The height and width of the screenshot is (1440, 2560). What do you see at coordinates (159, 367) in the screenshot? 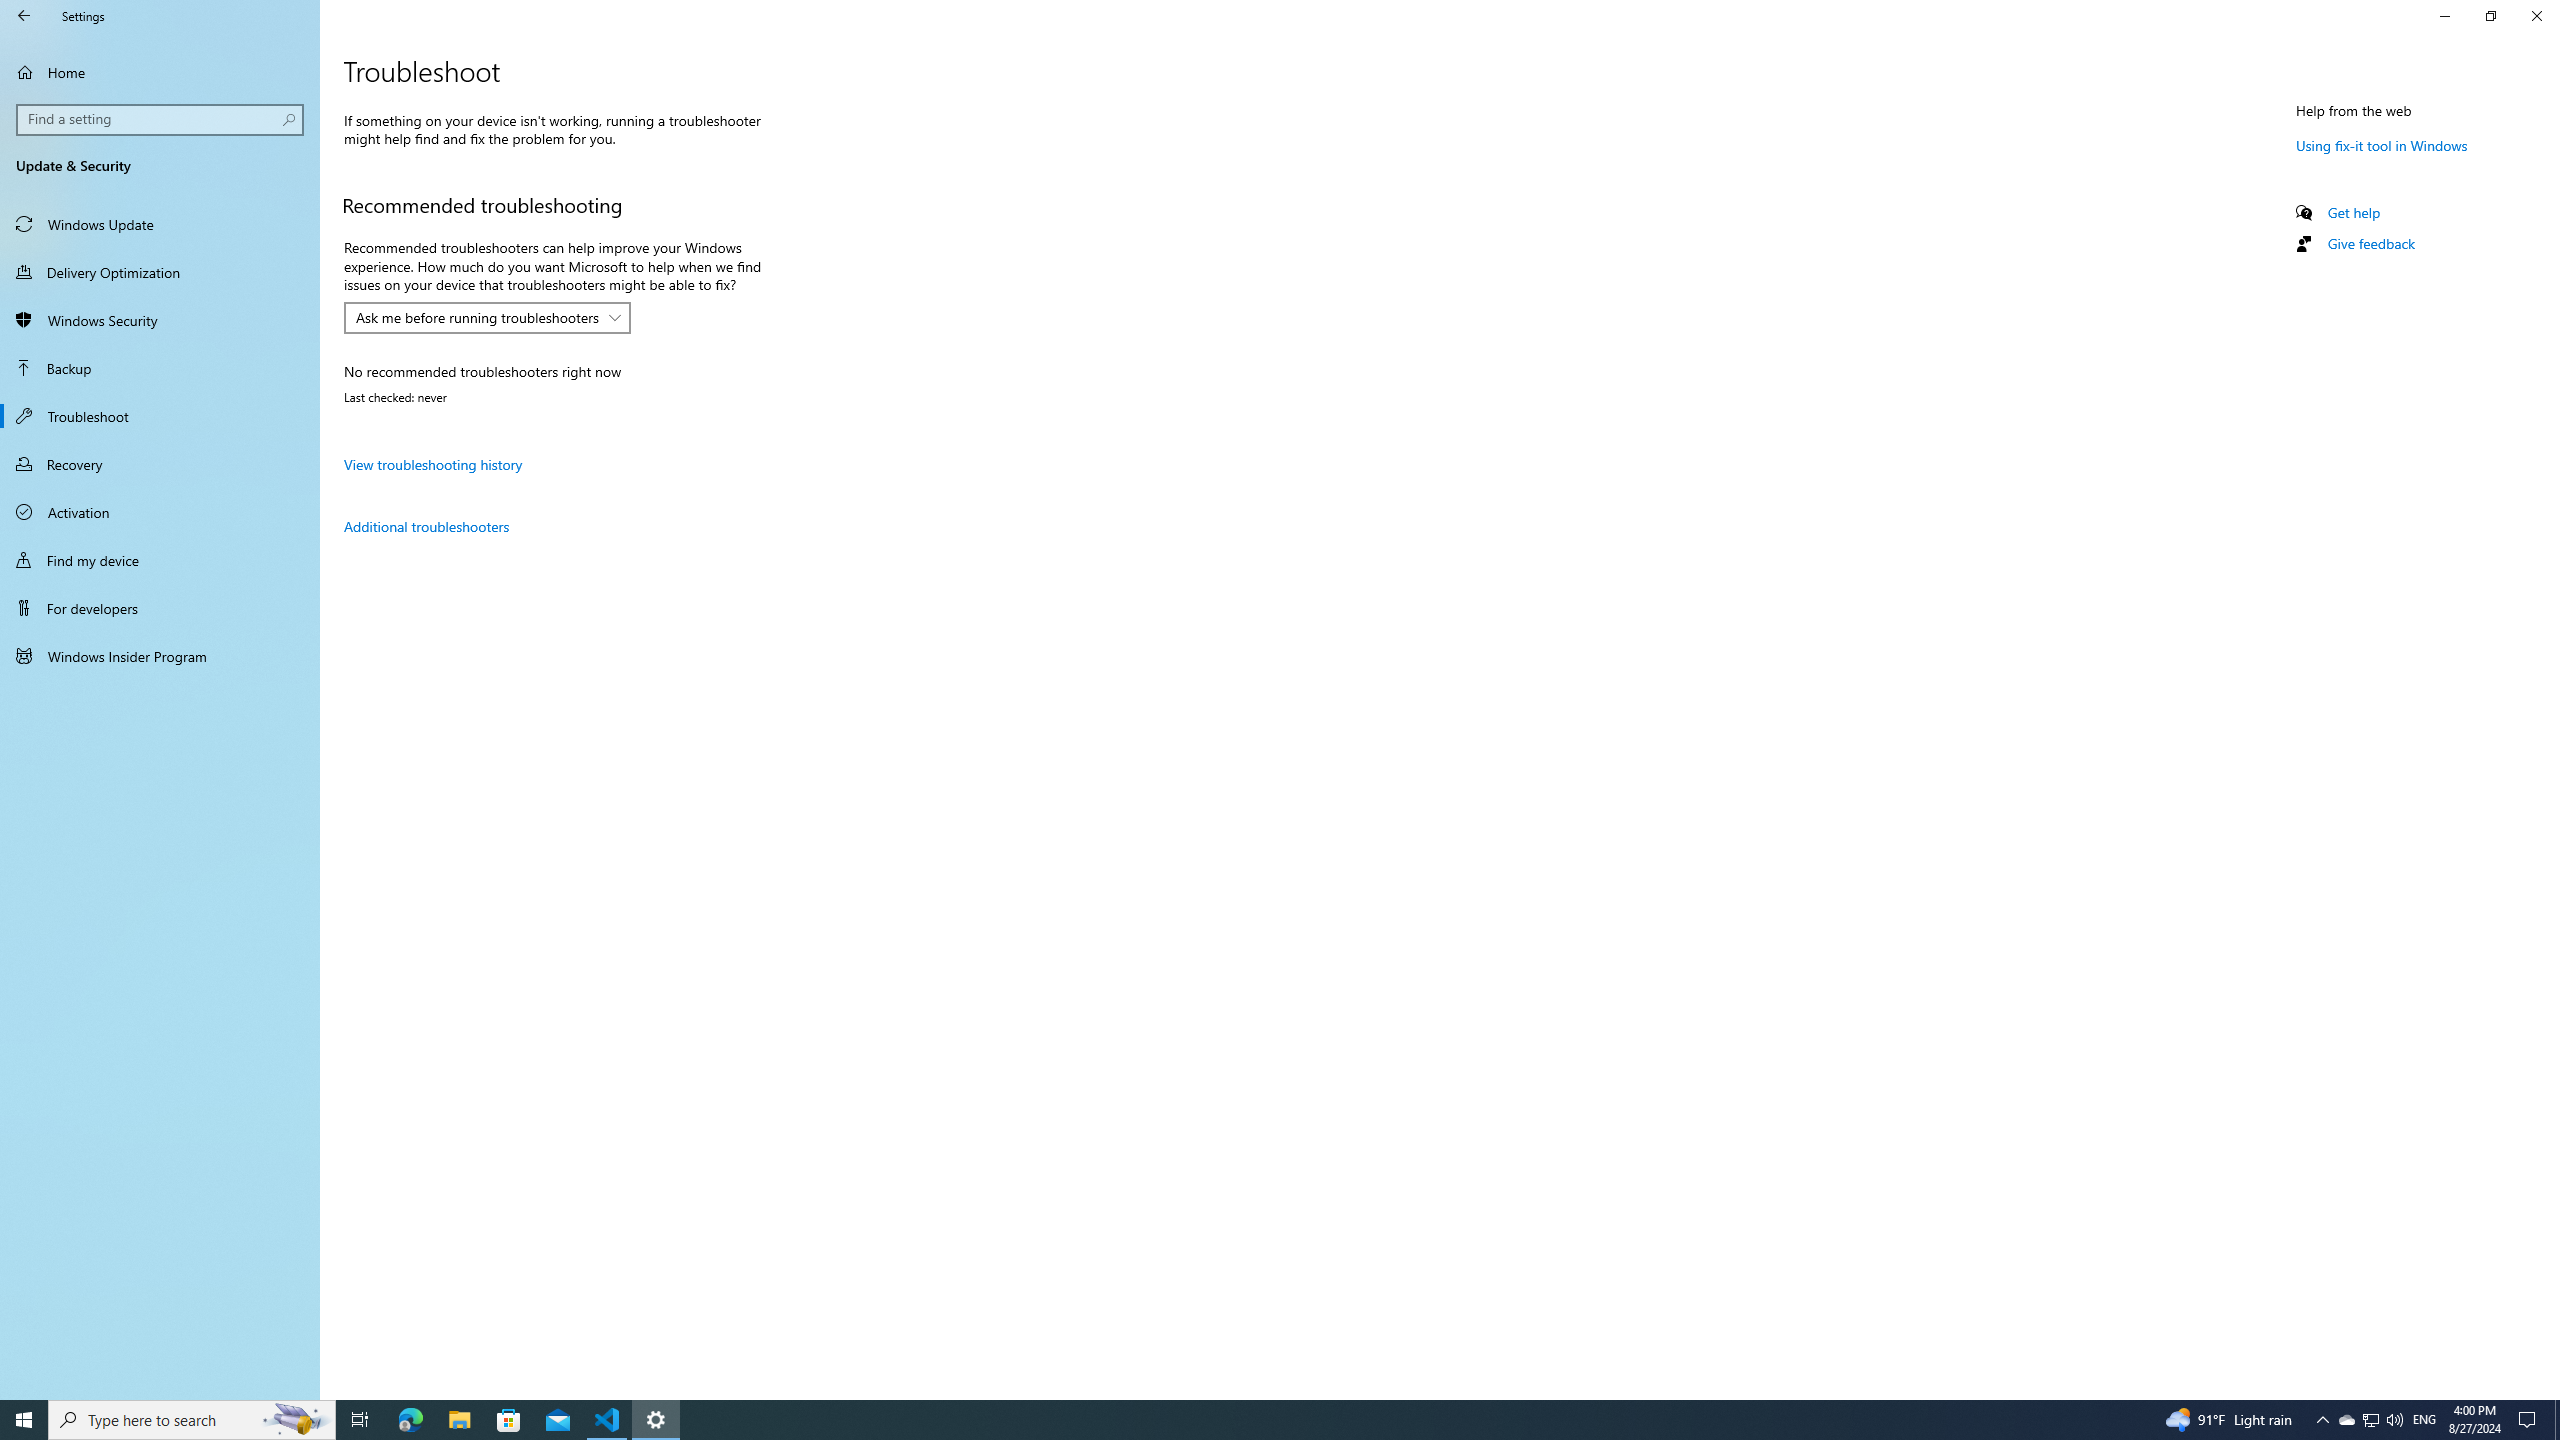
I see `'Backup'` at bounding box center [159, 367].